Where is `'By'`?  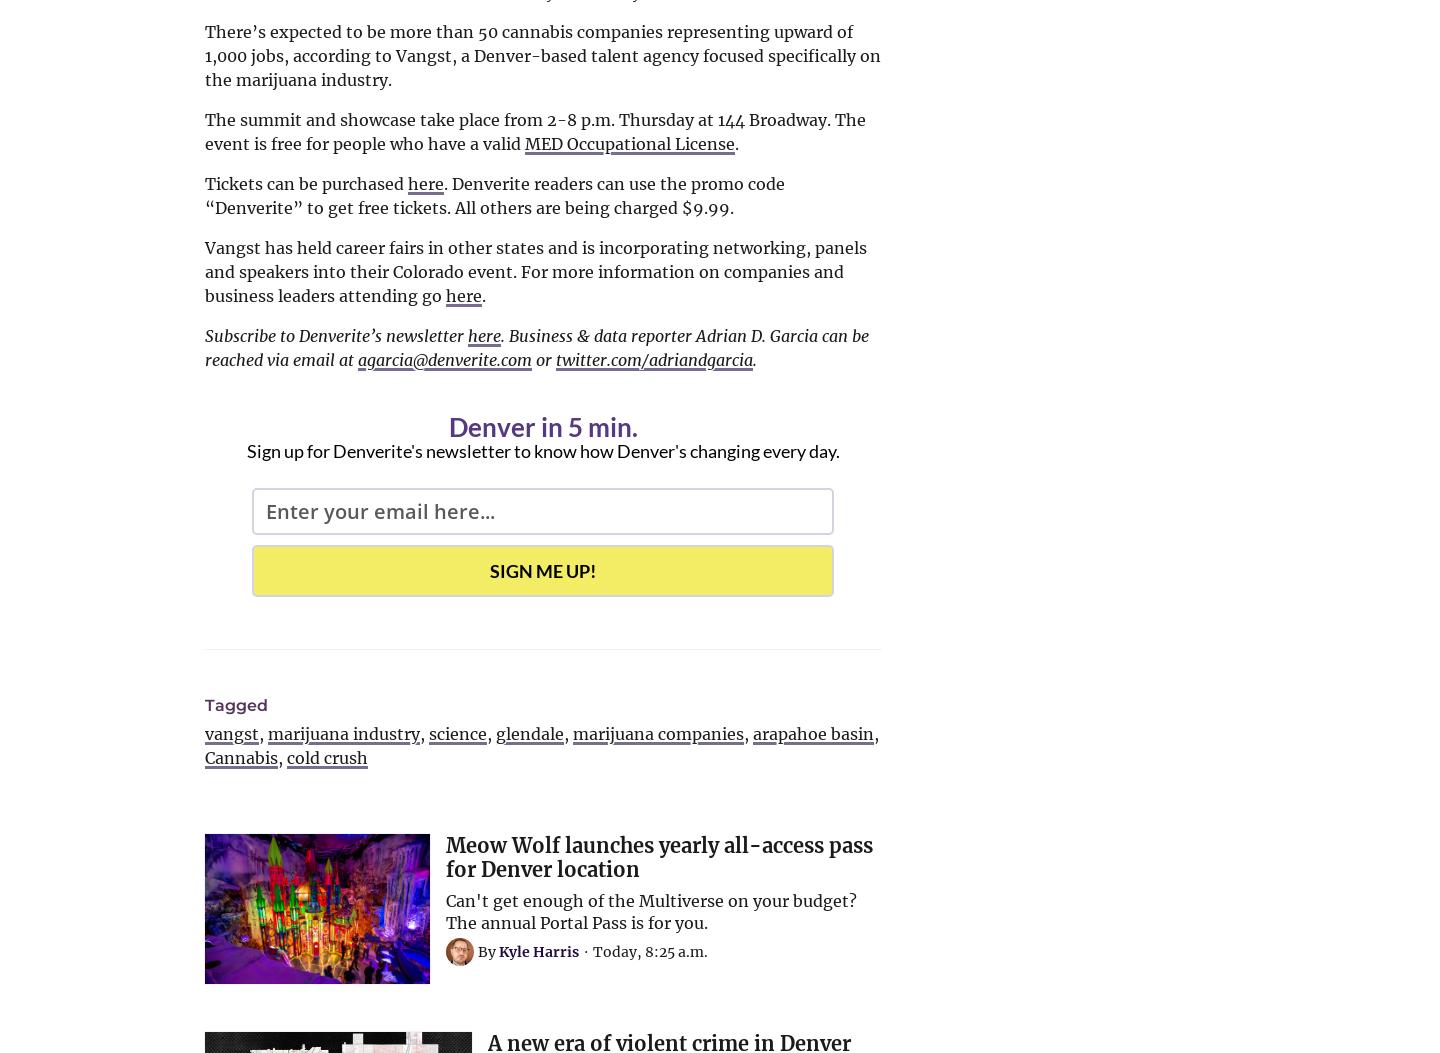 'By' is located at coordinates (487, 951).